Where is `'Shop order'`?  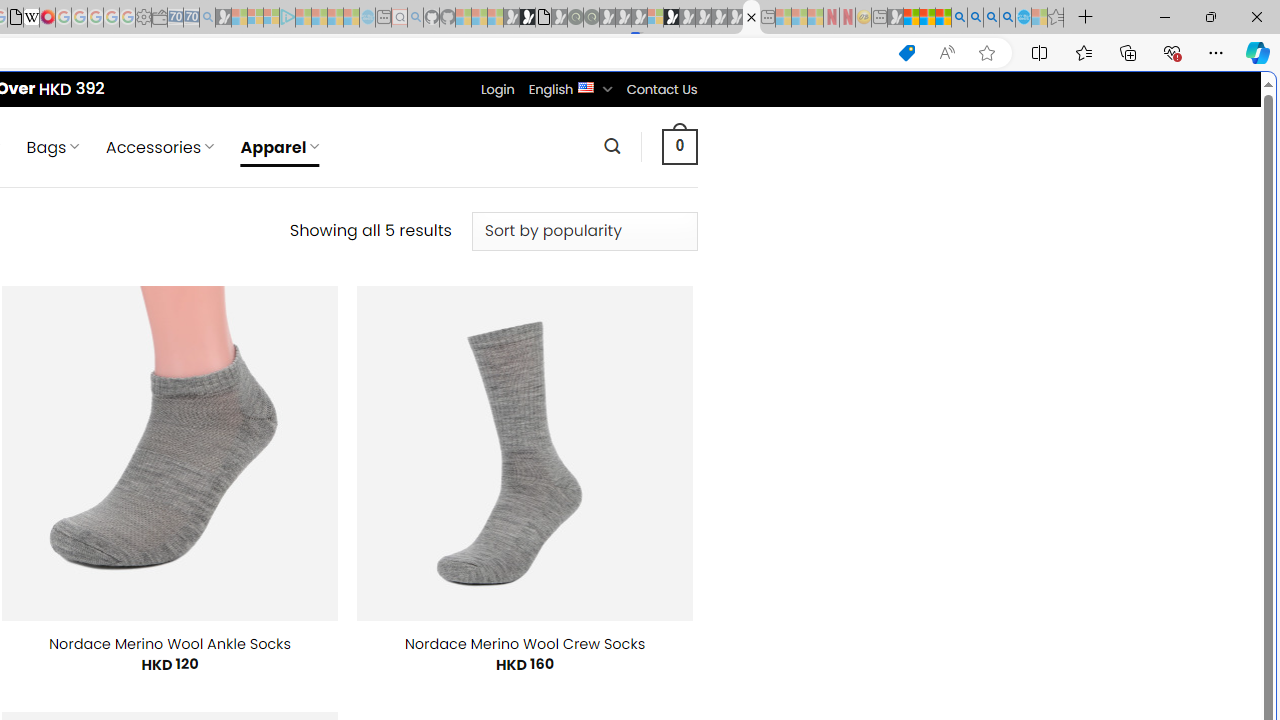
'Shop order' is located at coordinates (583, 230).